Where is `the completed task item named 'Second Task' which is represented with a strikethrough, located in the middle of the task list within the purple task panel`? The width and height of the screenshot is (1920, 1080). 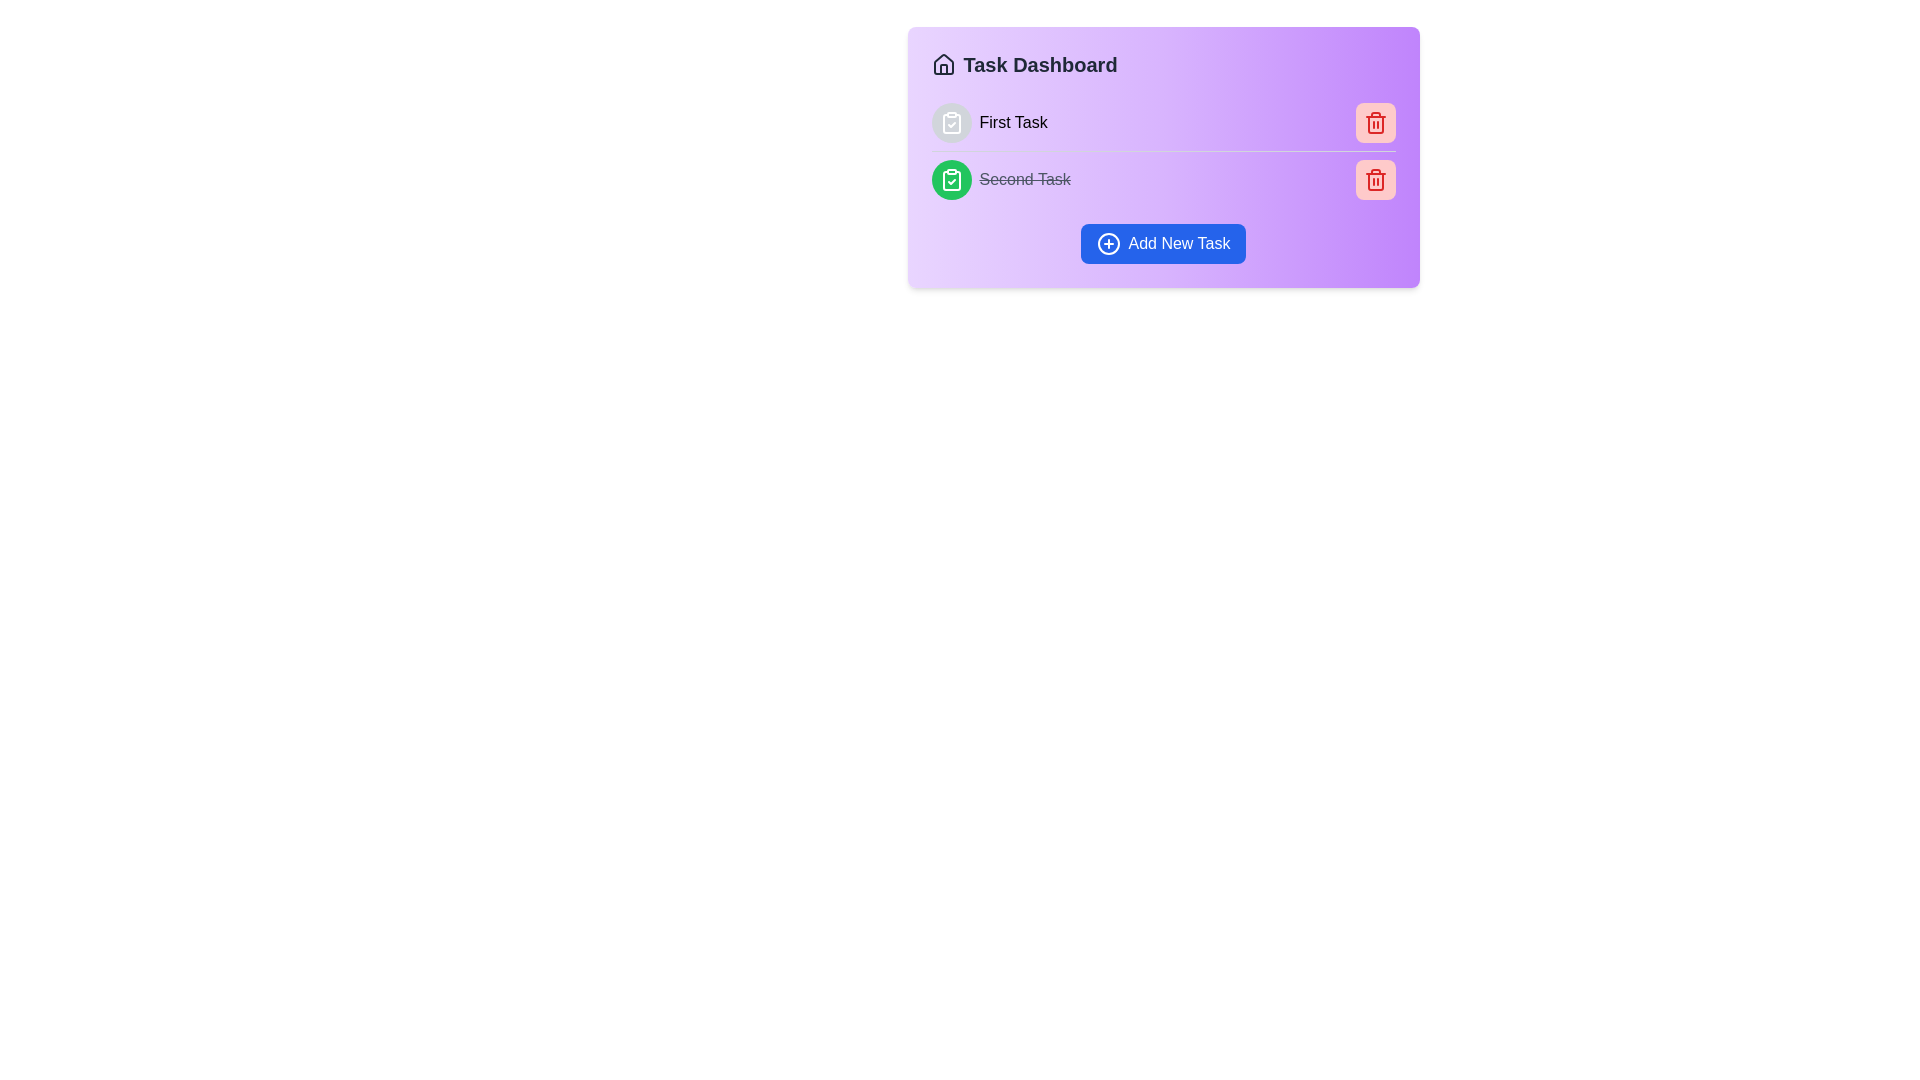
the completed task item named 'Second Task' which is represented with a strikethrough, located in the middle of the task list within the purple task panel is located at coordinates (1001, 180).